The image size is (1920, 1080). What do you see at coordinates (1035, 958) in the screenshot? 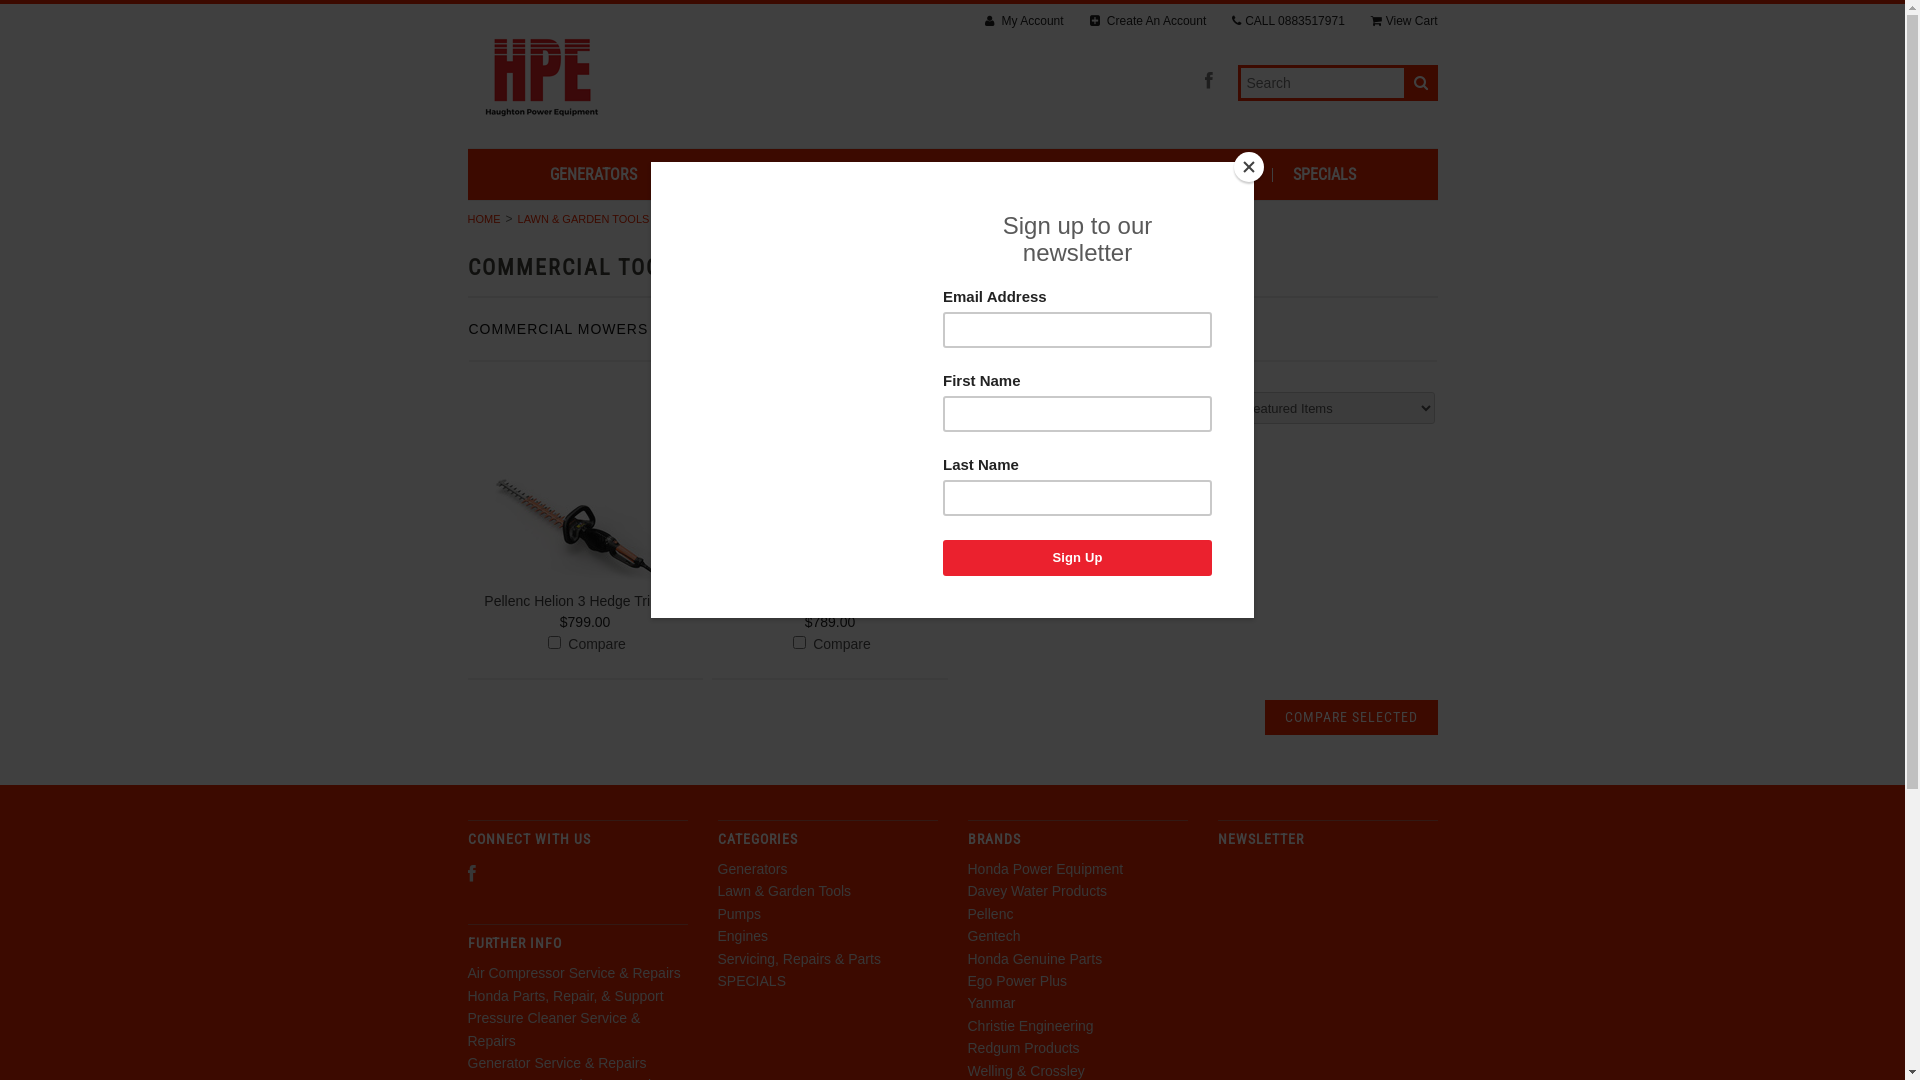
I see `'Honda Genuine Parts'` at bounding box center [1035, 958].